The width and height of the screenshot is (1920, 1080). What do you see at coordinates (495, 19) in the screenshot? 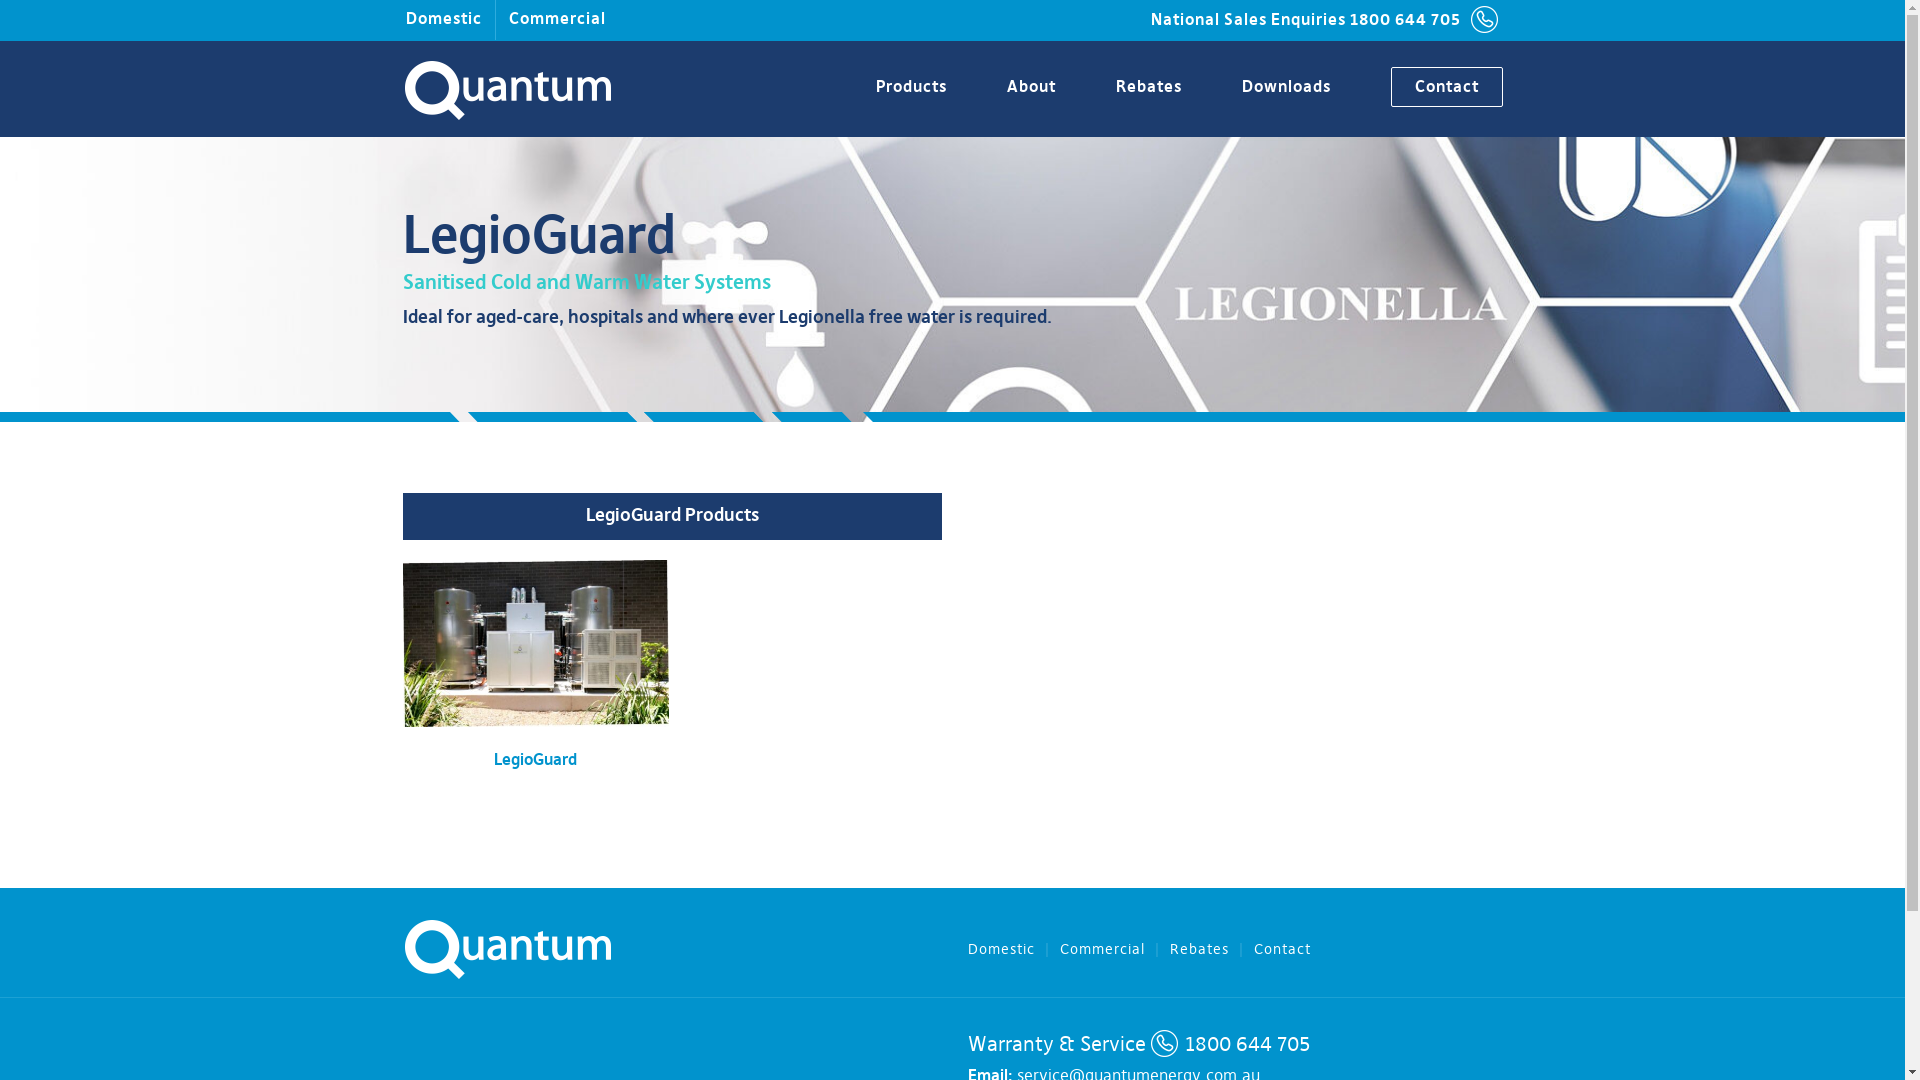
I see `'Commercial'` at bounding box center [495, 19].